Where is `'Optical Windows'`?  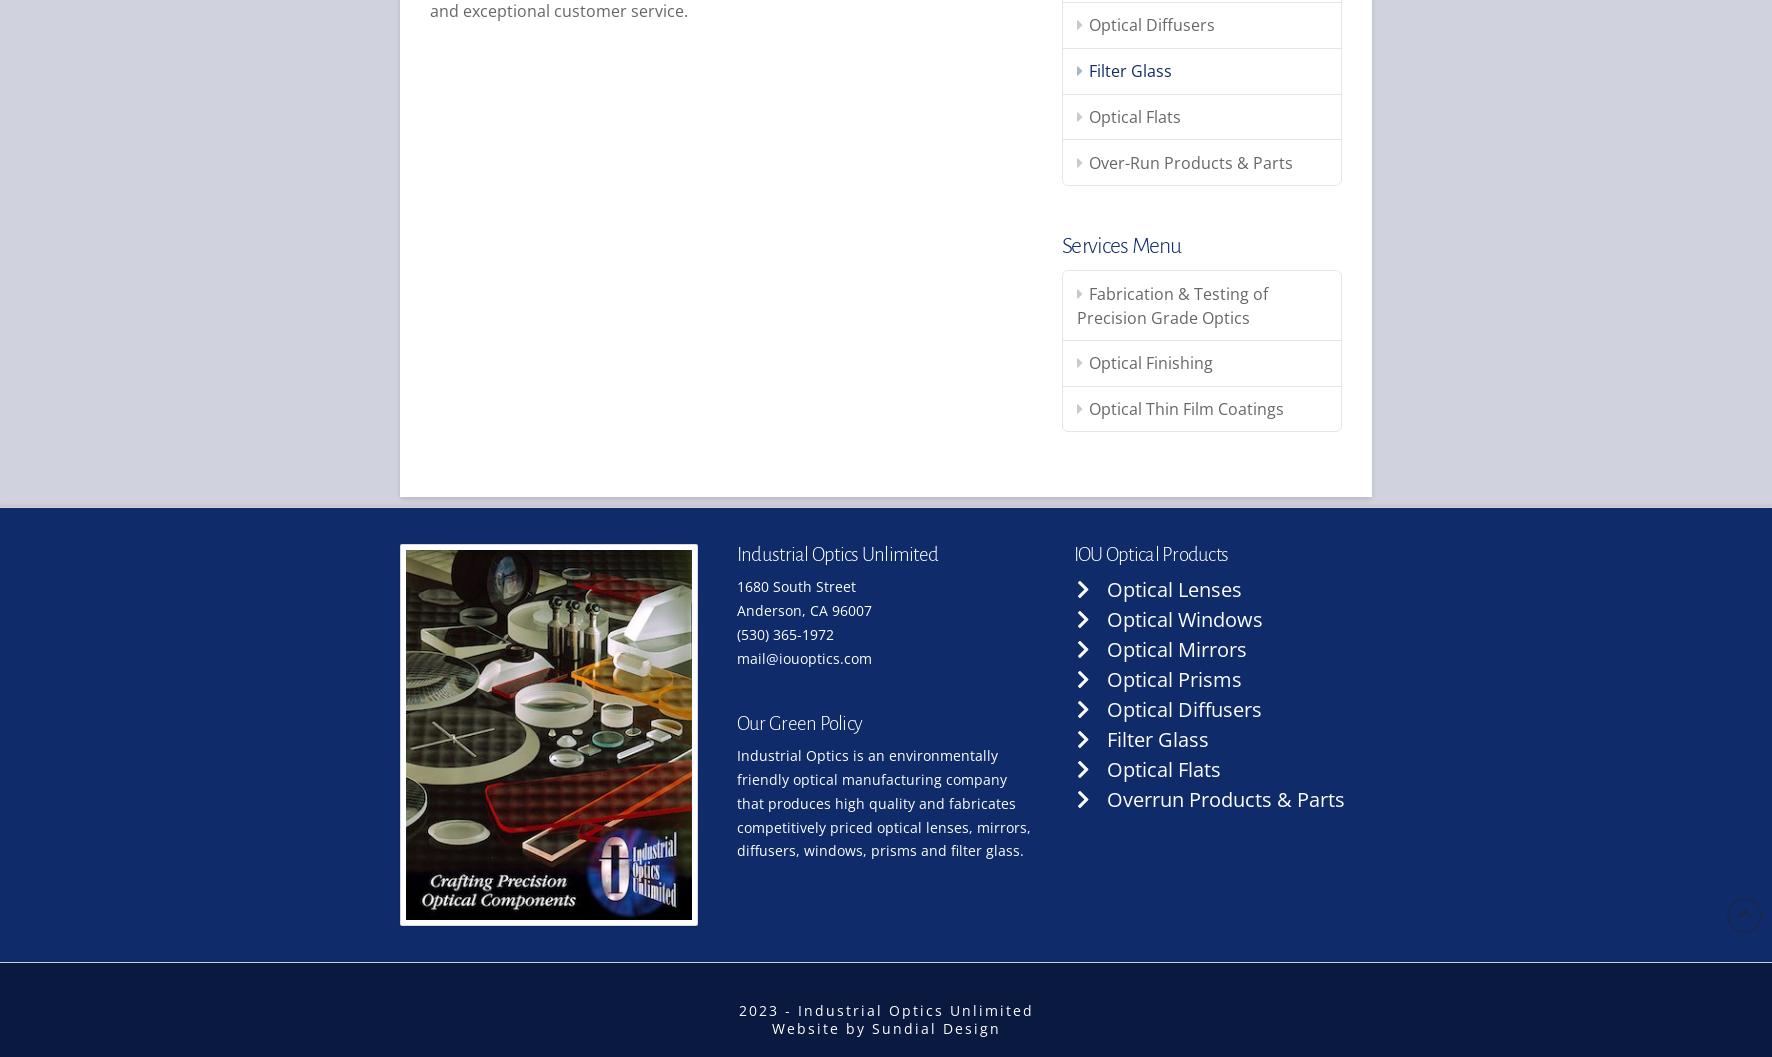
'Optical Windows' is located at coordinates (1106, 619).